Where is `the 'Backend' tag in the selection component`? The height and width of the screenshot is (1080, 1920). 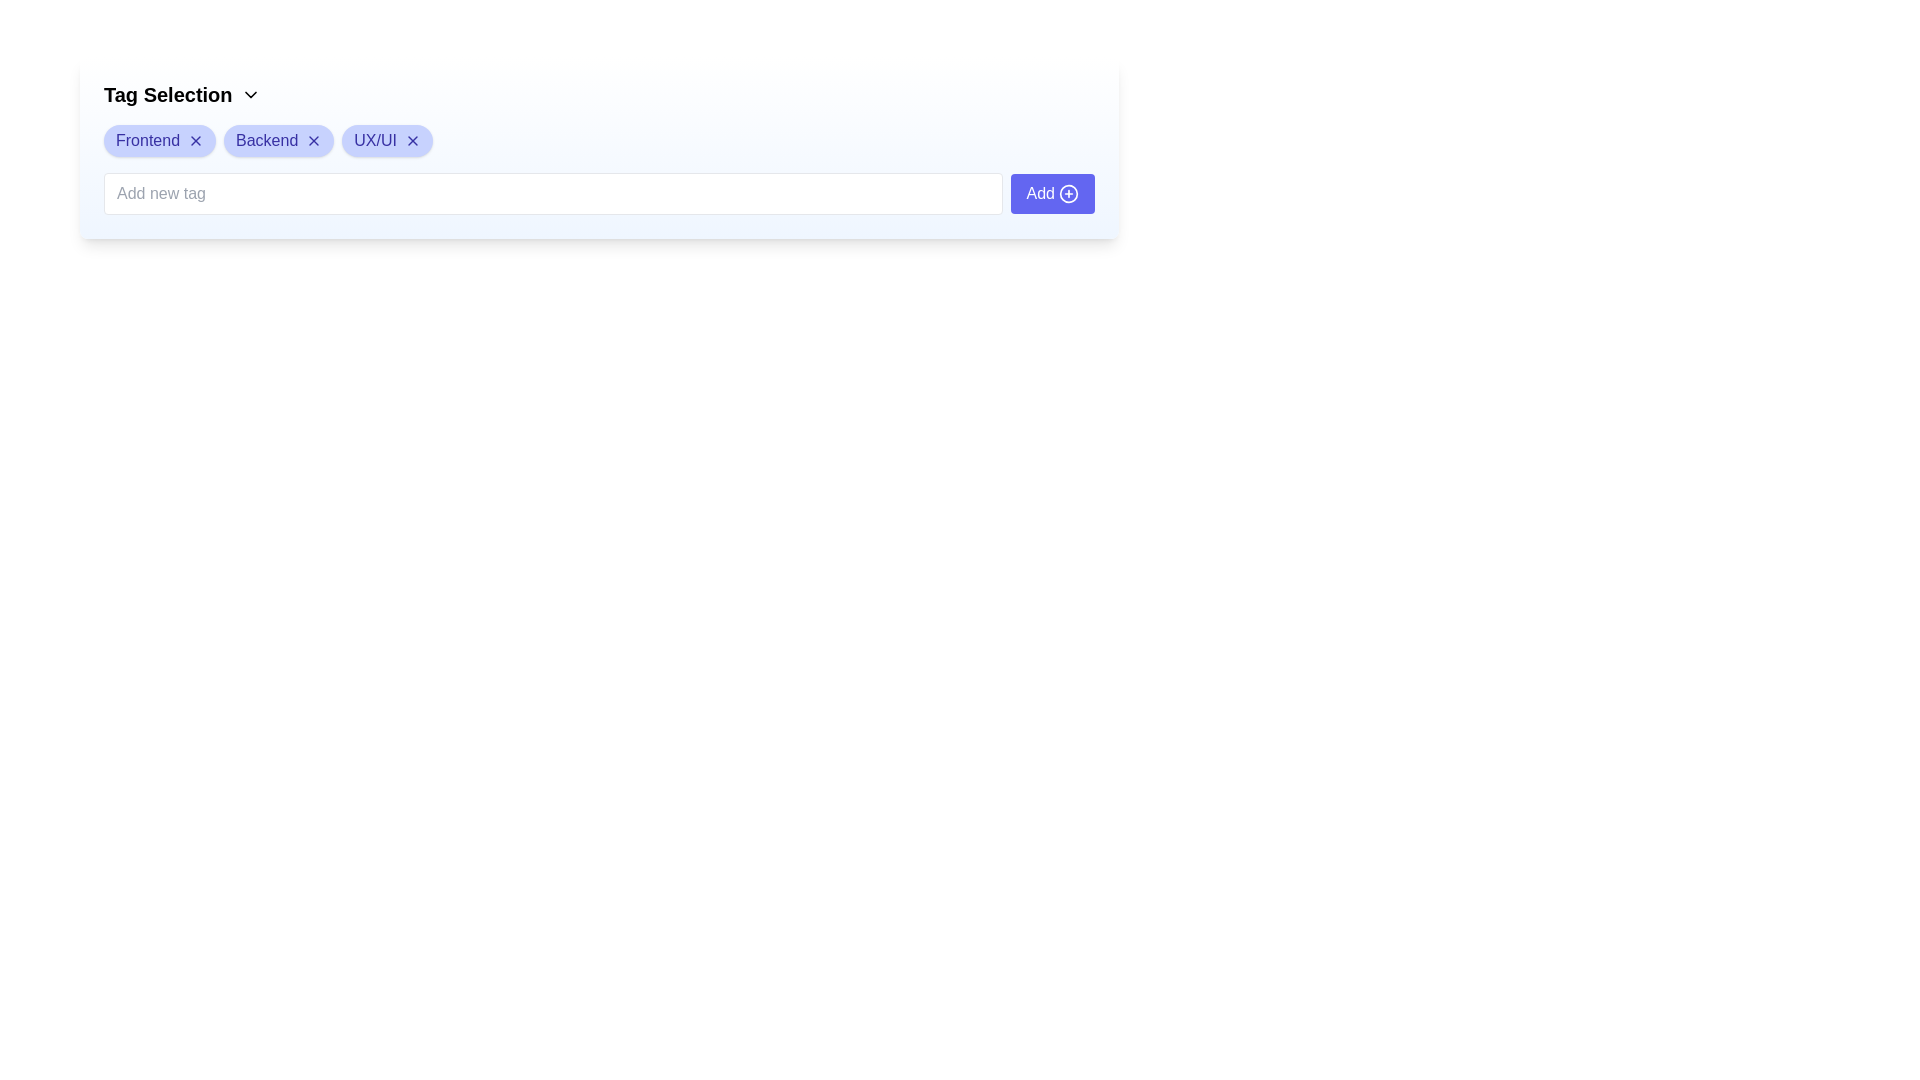 the 'Backend' tag in the selection component is located at coordinates (278, 140).